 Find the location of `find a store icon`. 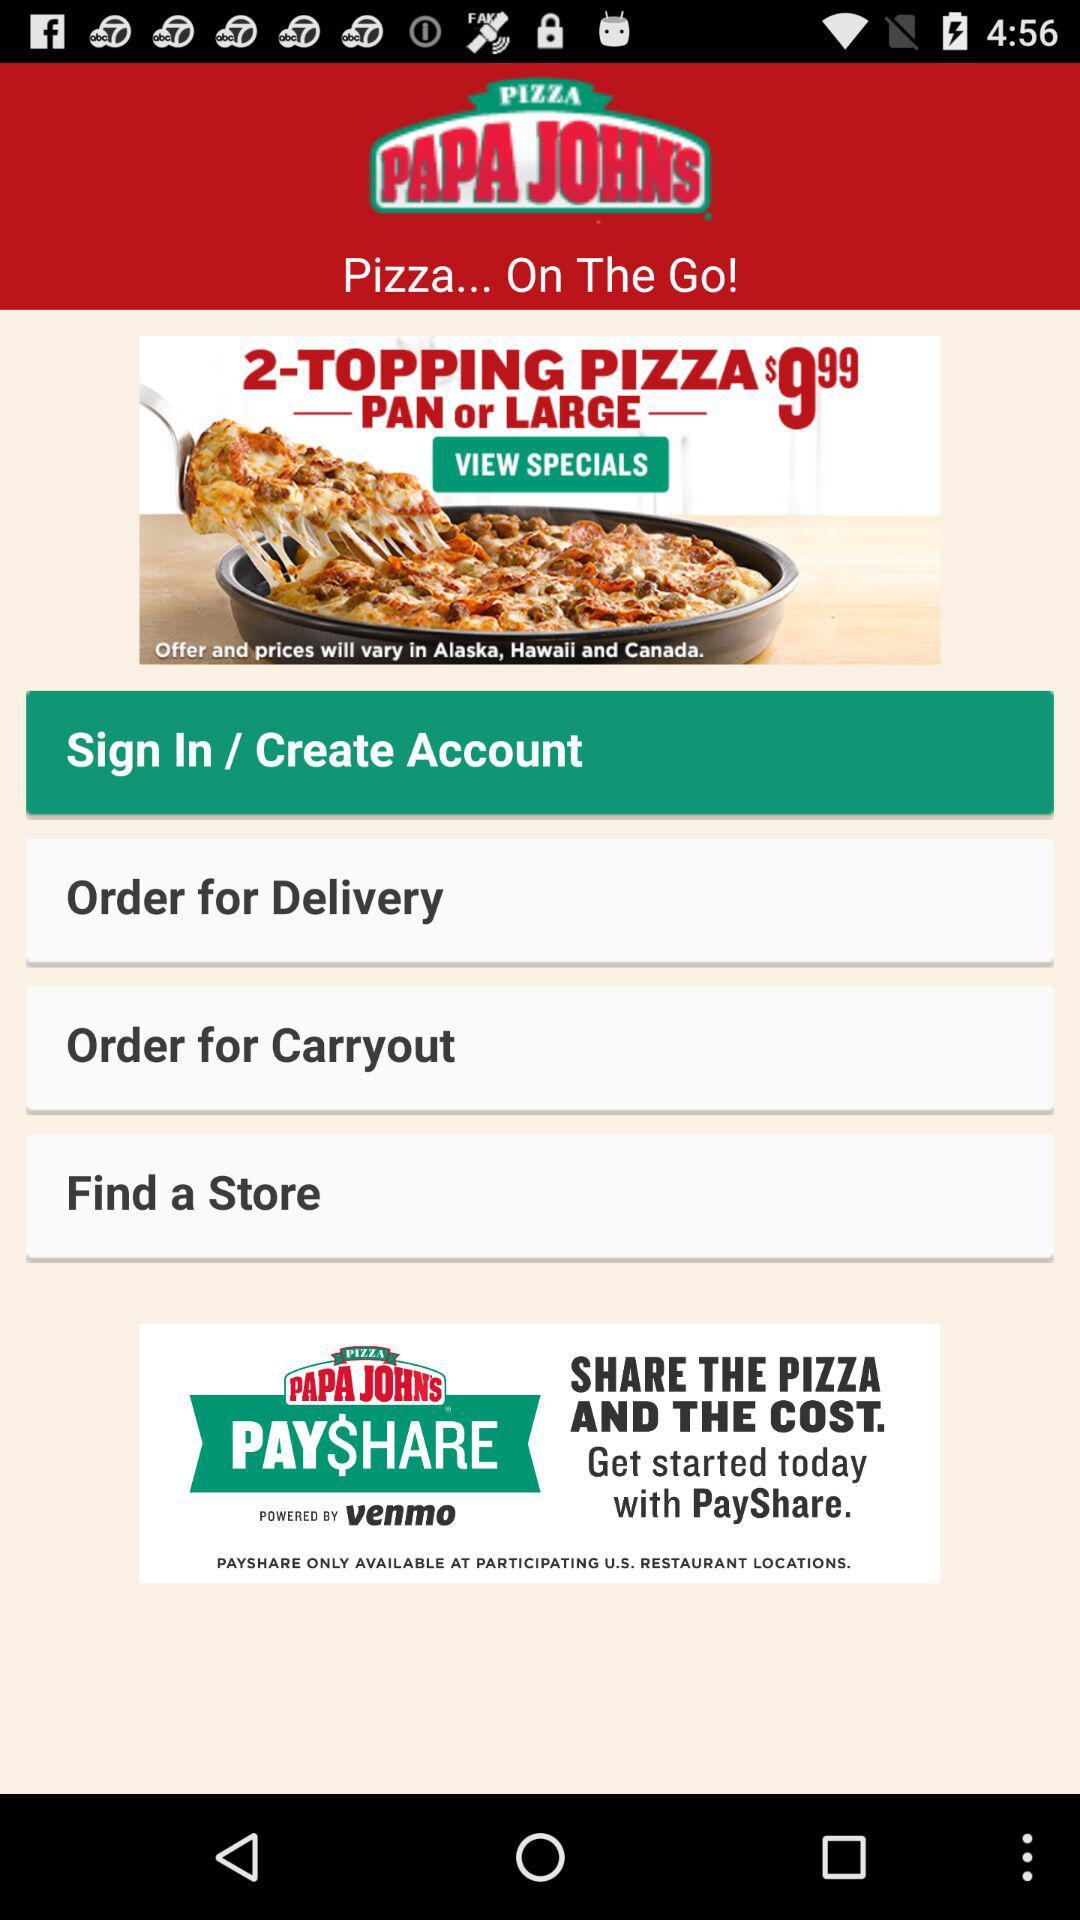

find a store icon is located at coordinates (540, 1198).